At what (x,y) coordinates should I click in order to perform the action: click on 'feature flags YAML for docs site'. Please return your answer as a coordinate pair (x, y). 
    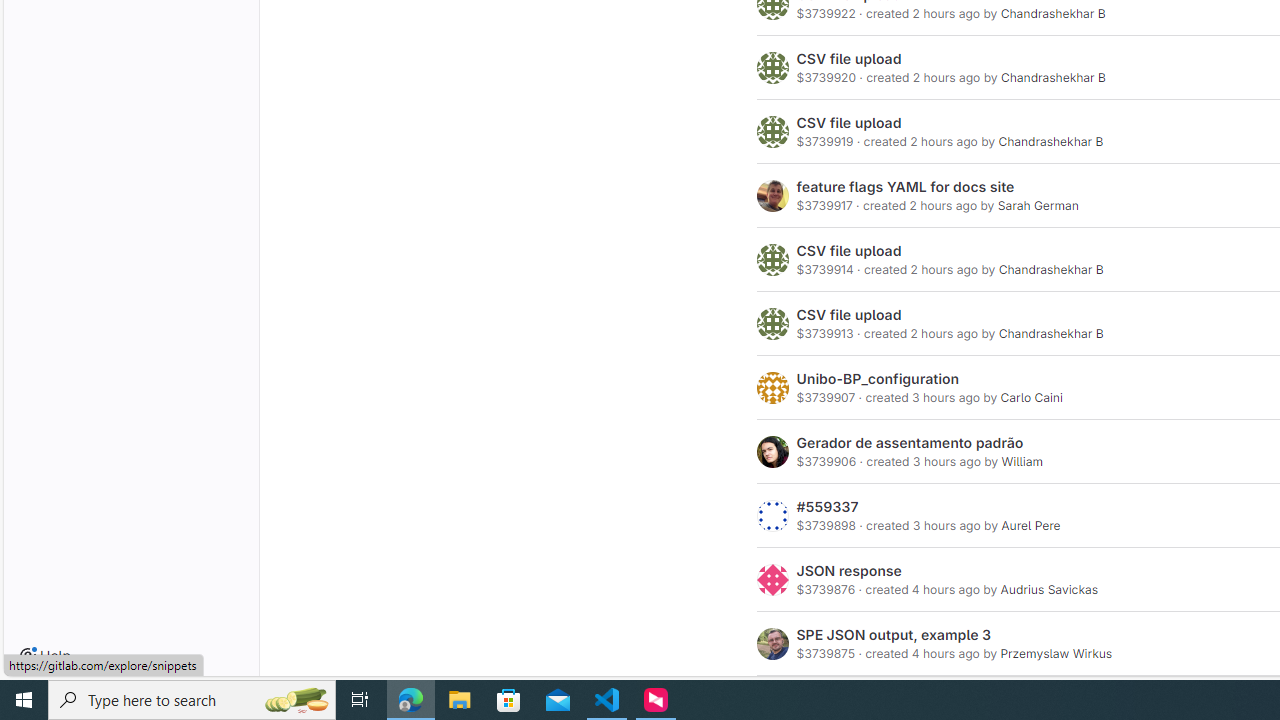
    Looking at the image, I should click on (904, 186).